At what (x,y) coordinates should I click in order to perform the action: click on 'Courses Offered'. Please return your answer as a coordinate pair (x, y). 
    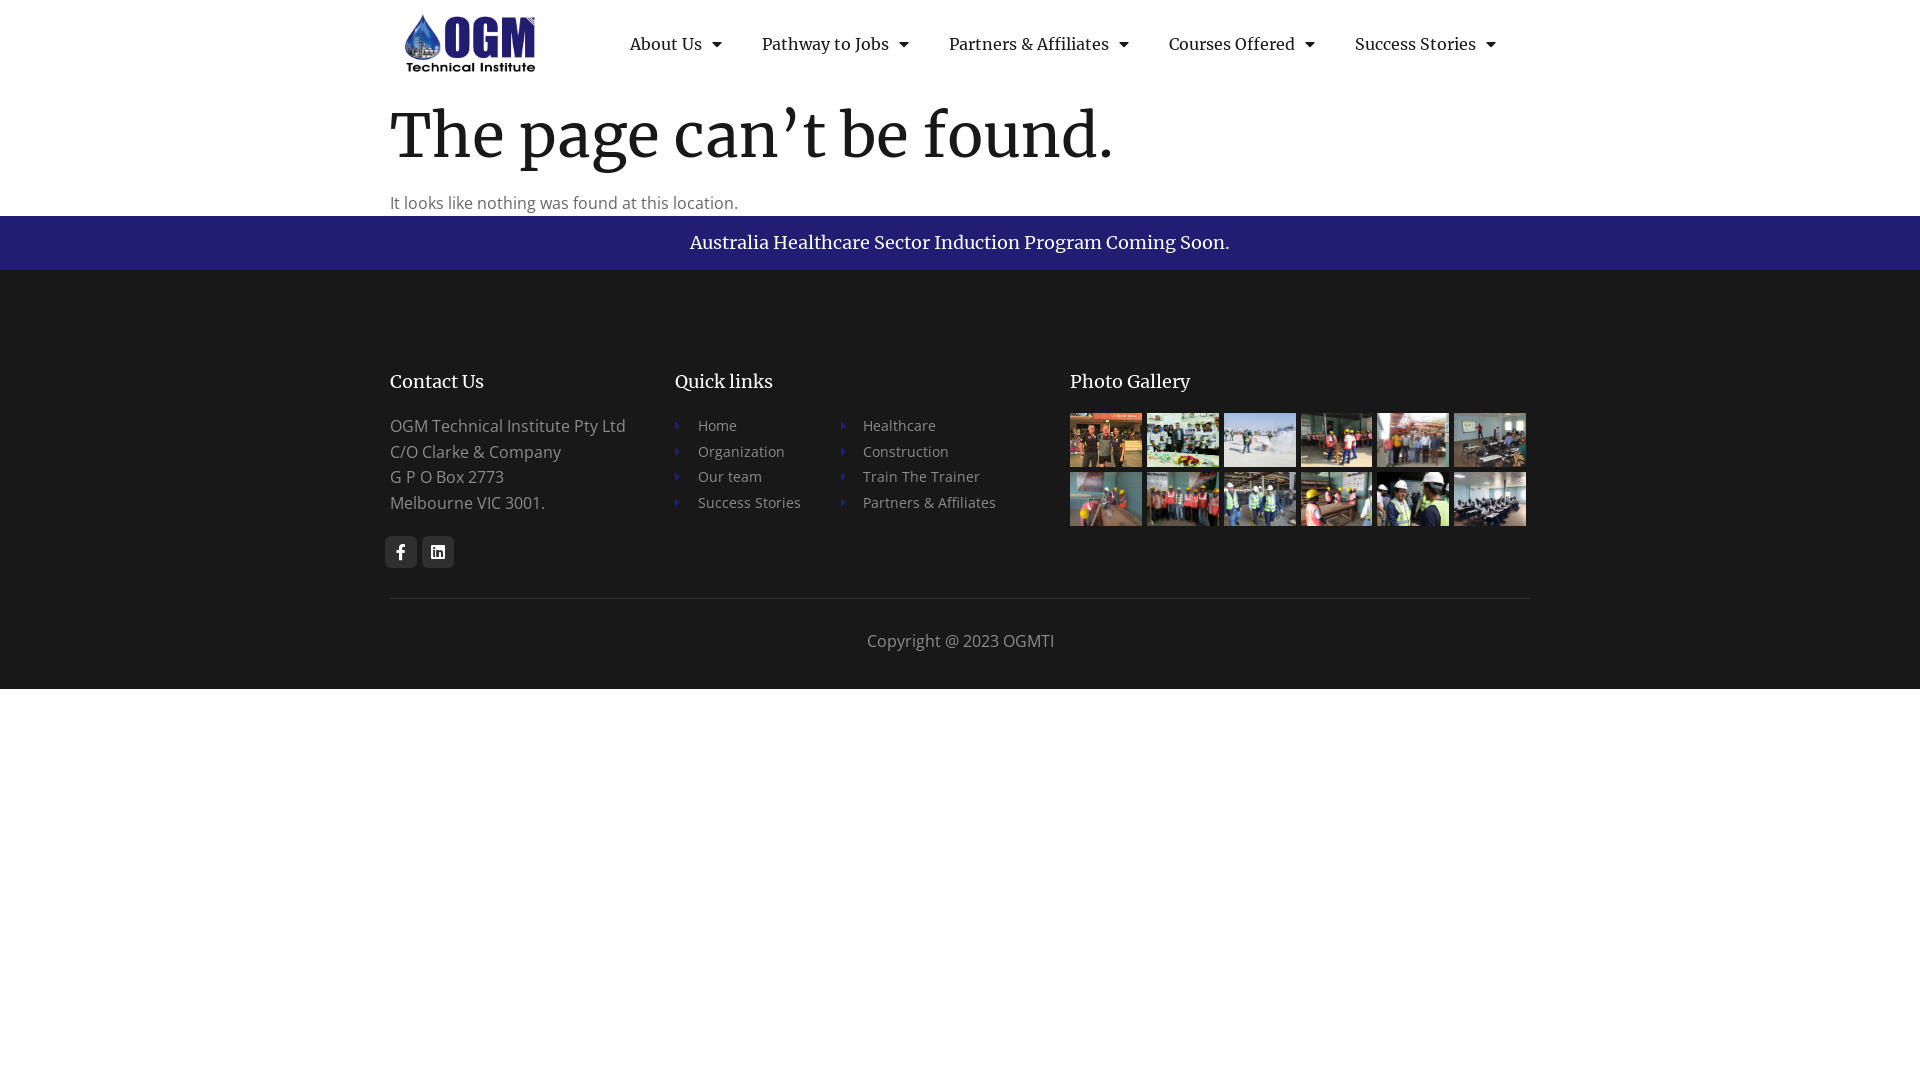
    Looking at the image, I should click on (1148, 44).